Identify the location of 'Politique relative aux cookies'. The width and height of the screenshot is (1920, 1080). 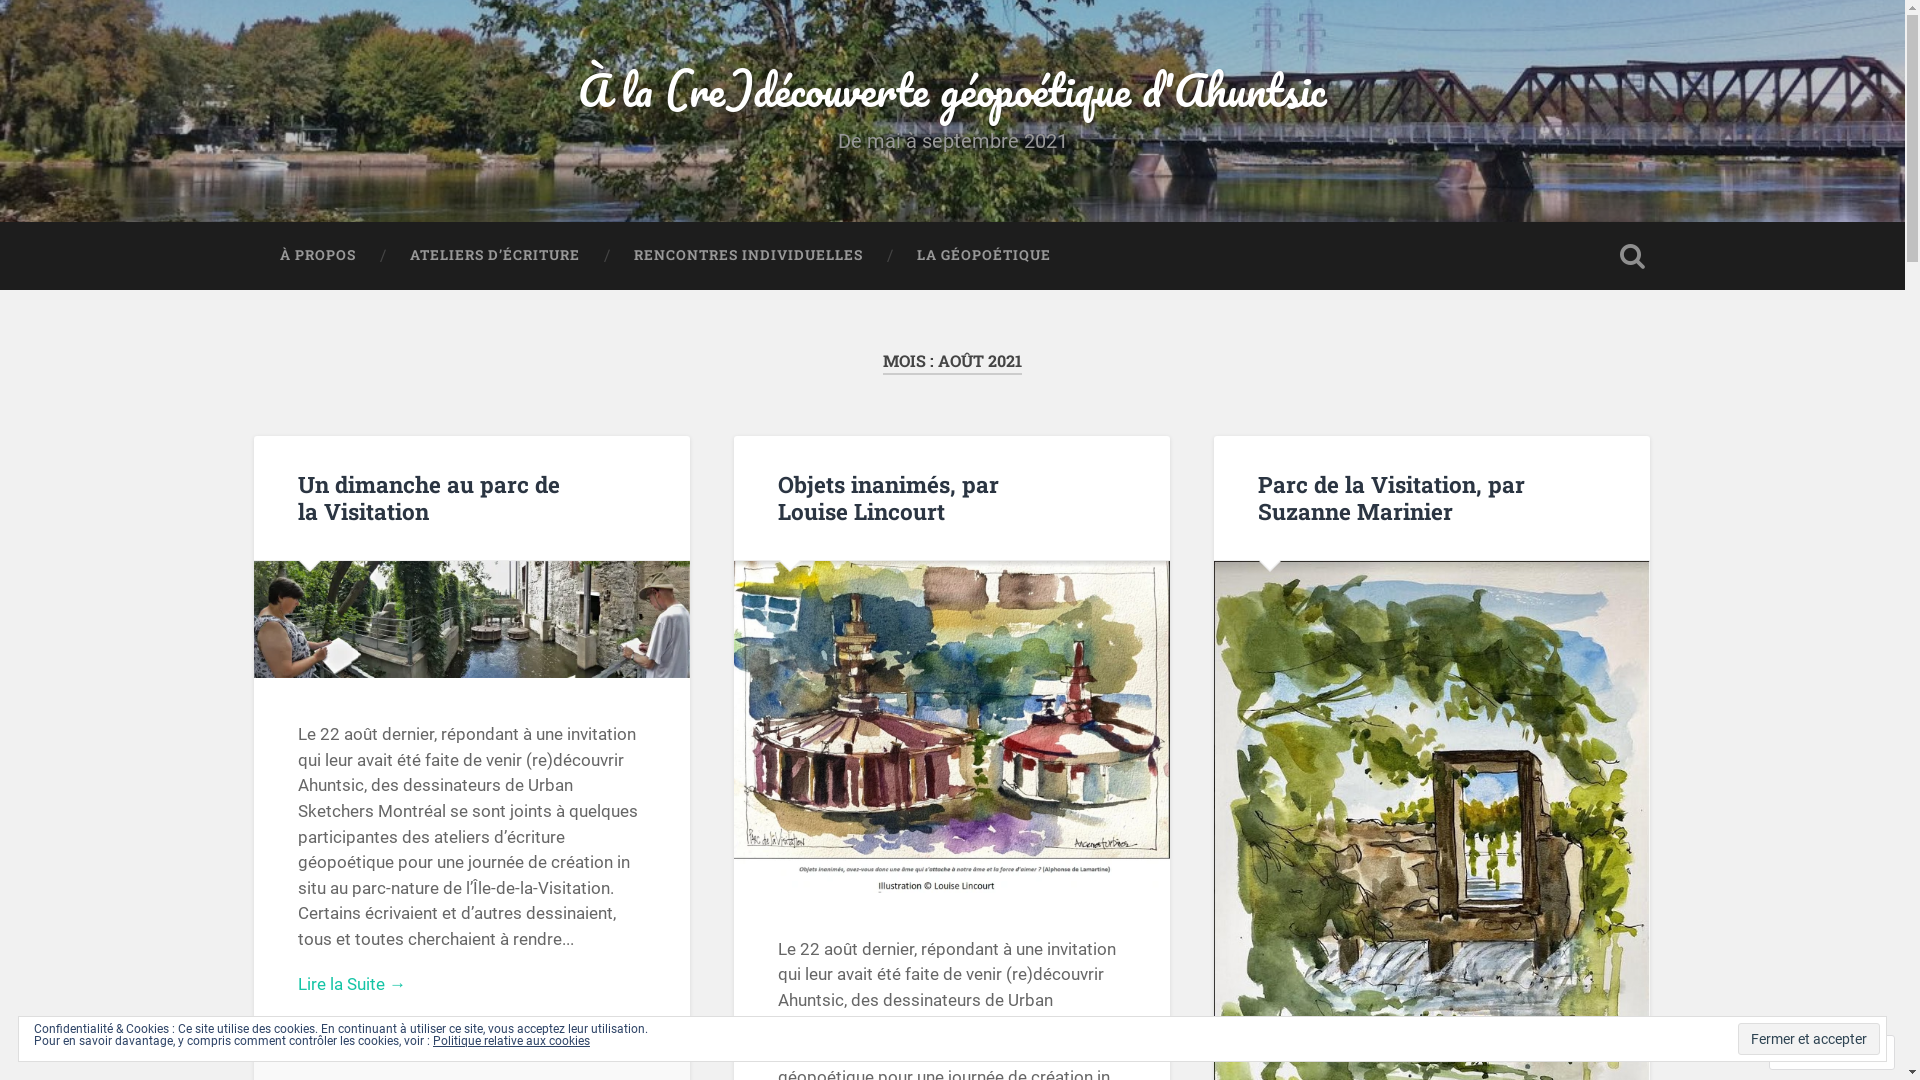
(511, 1040).